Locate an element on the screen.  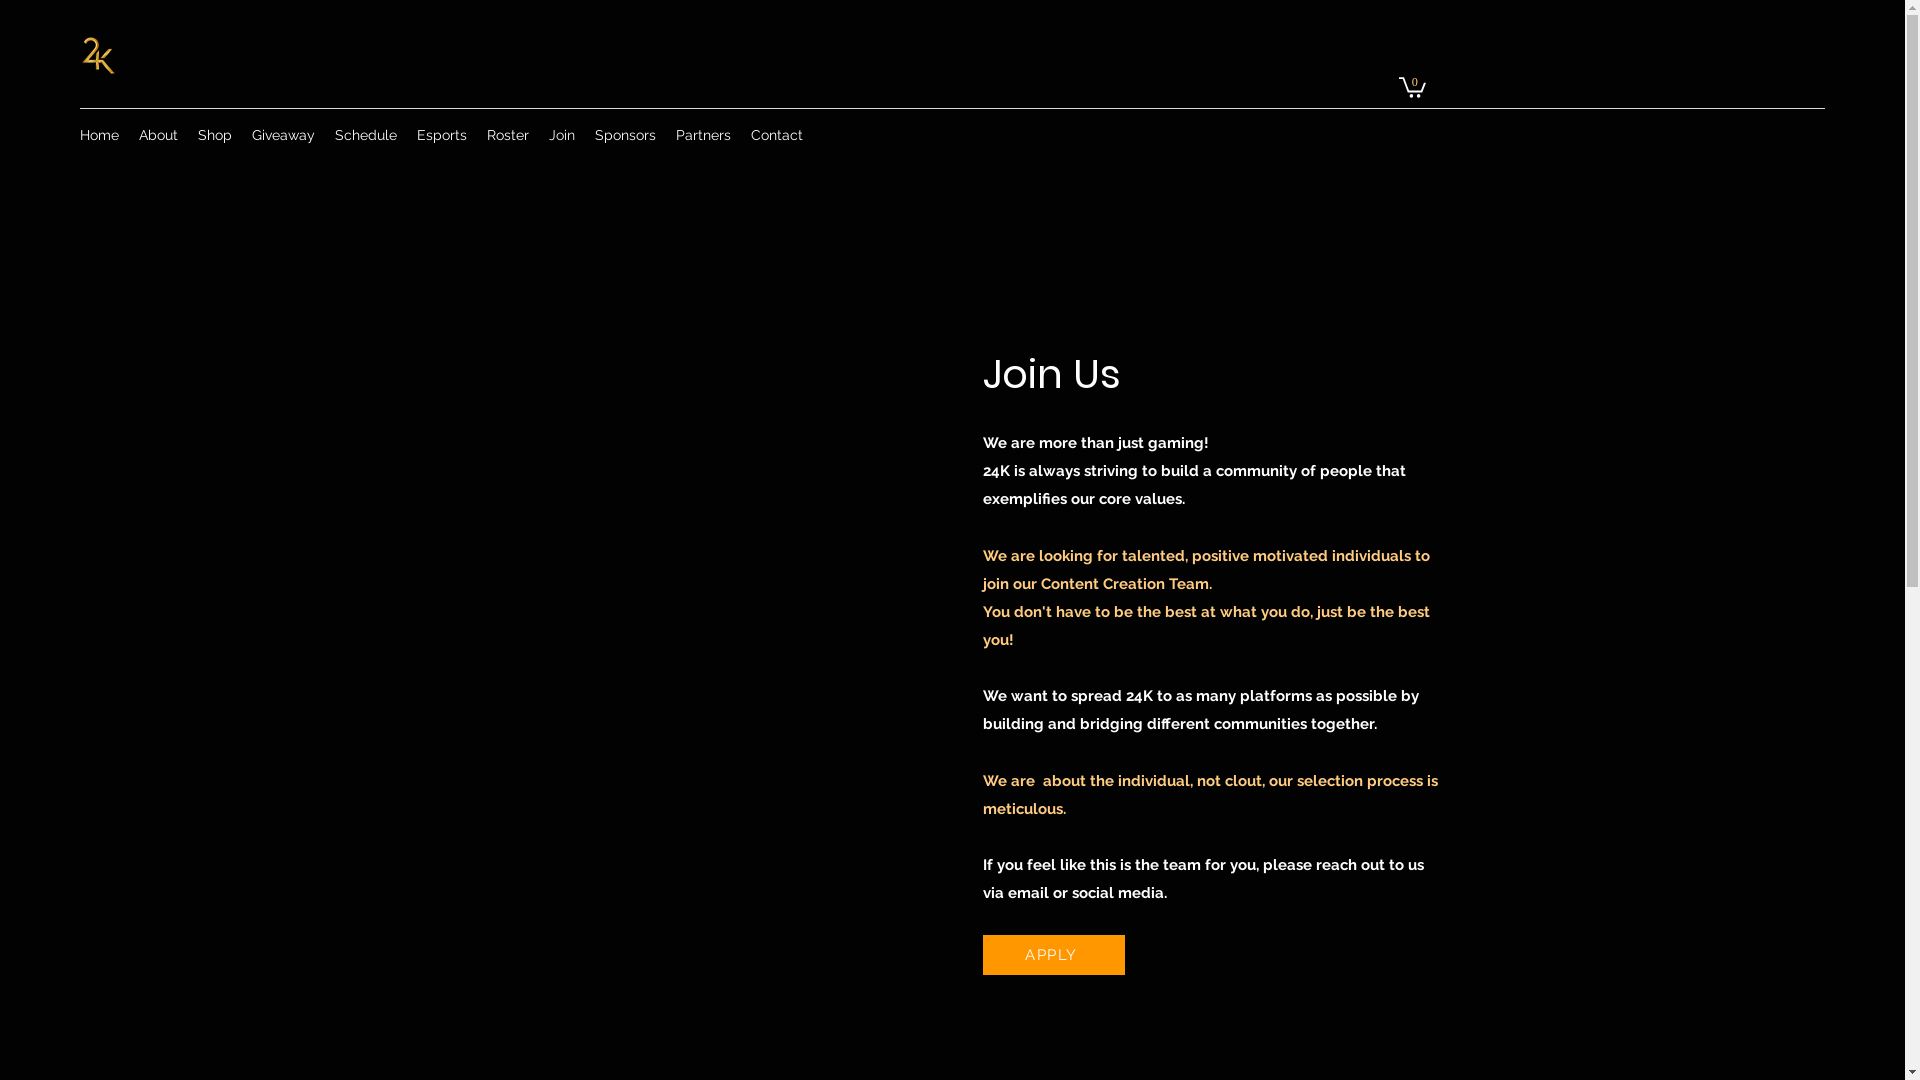
'Roster' is located at coordinates (475, 135).